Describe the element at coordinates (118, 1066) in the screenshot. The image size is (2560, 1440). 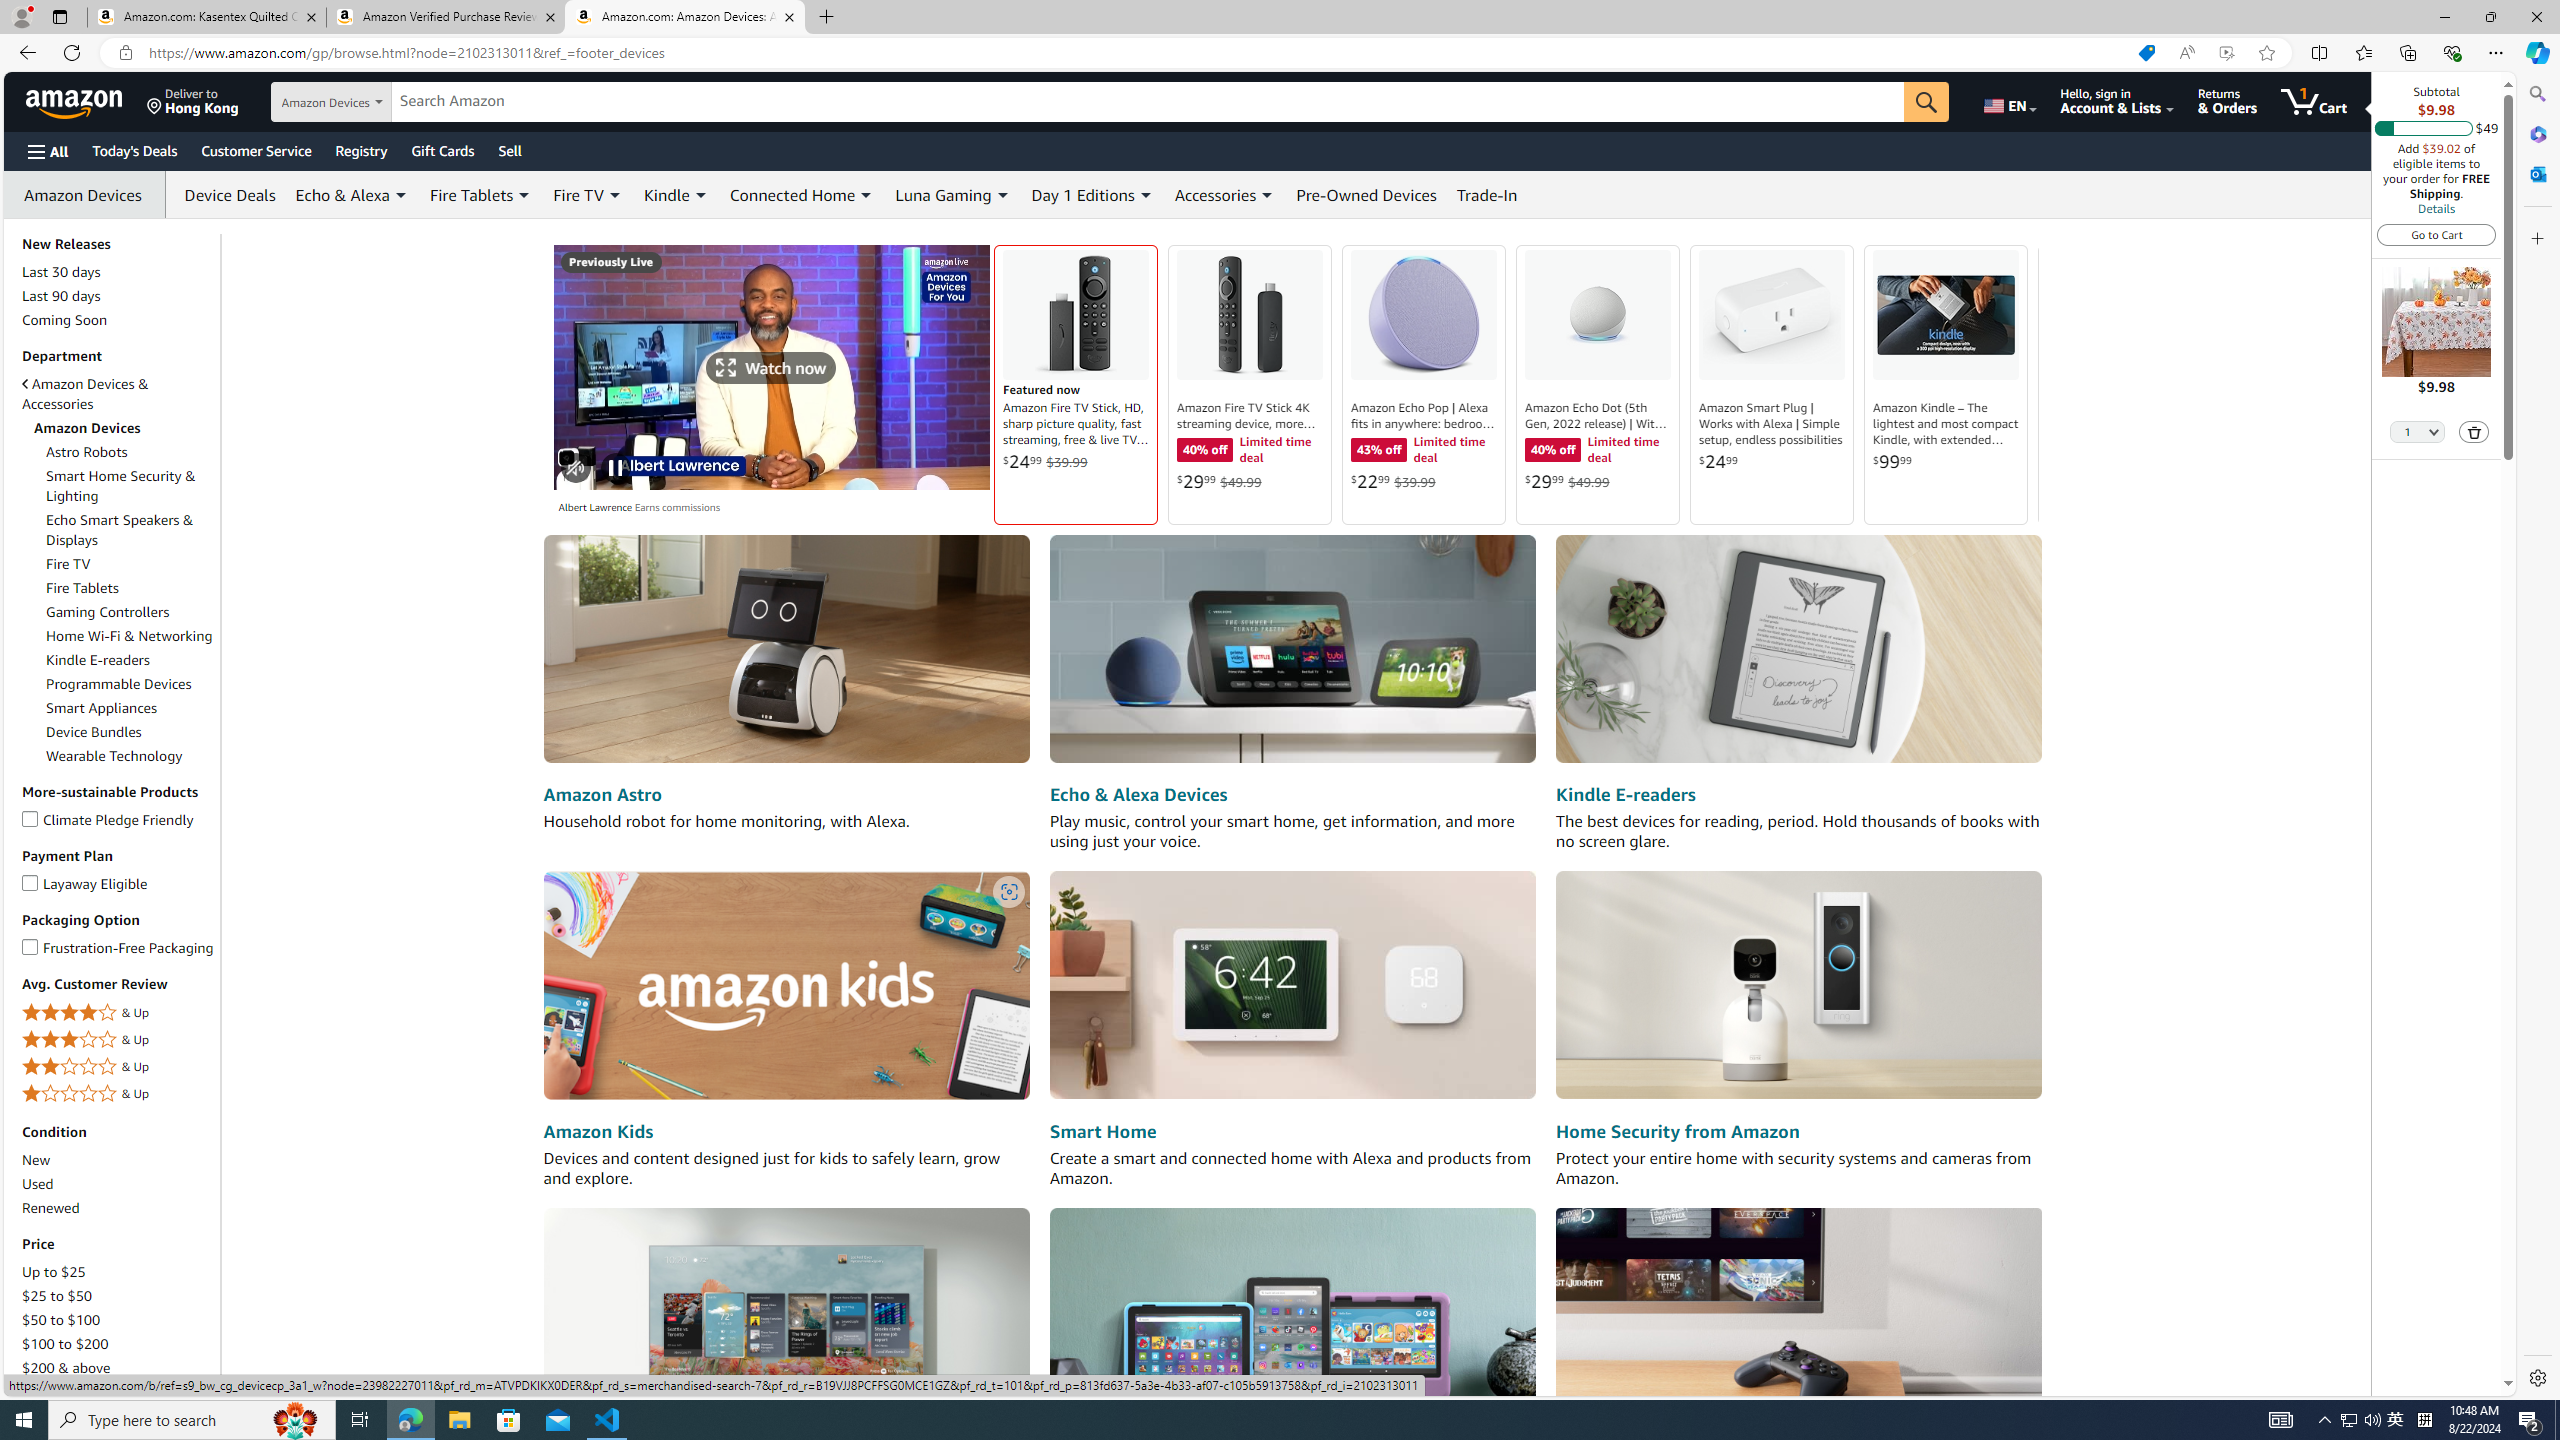
I see `'2 Stars & Up'` at that location.